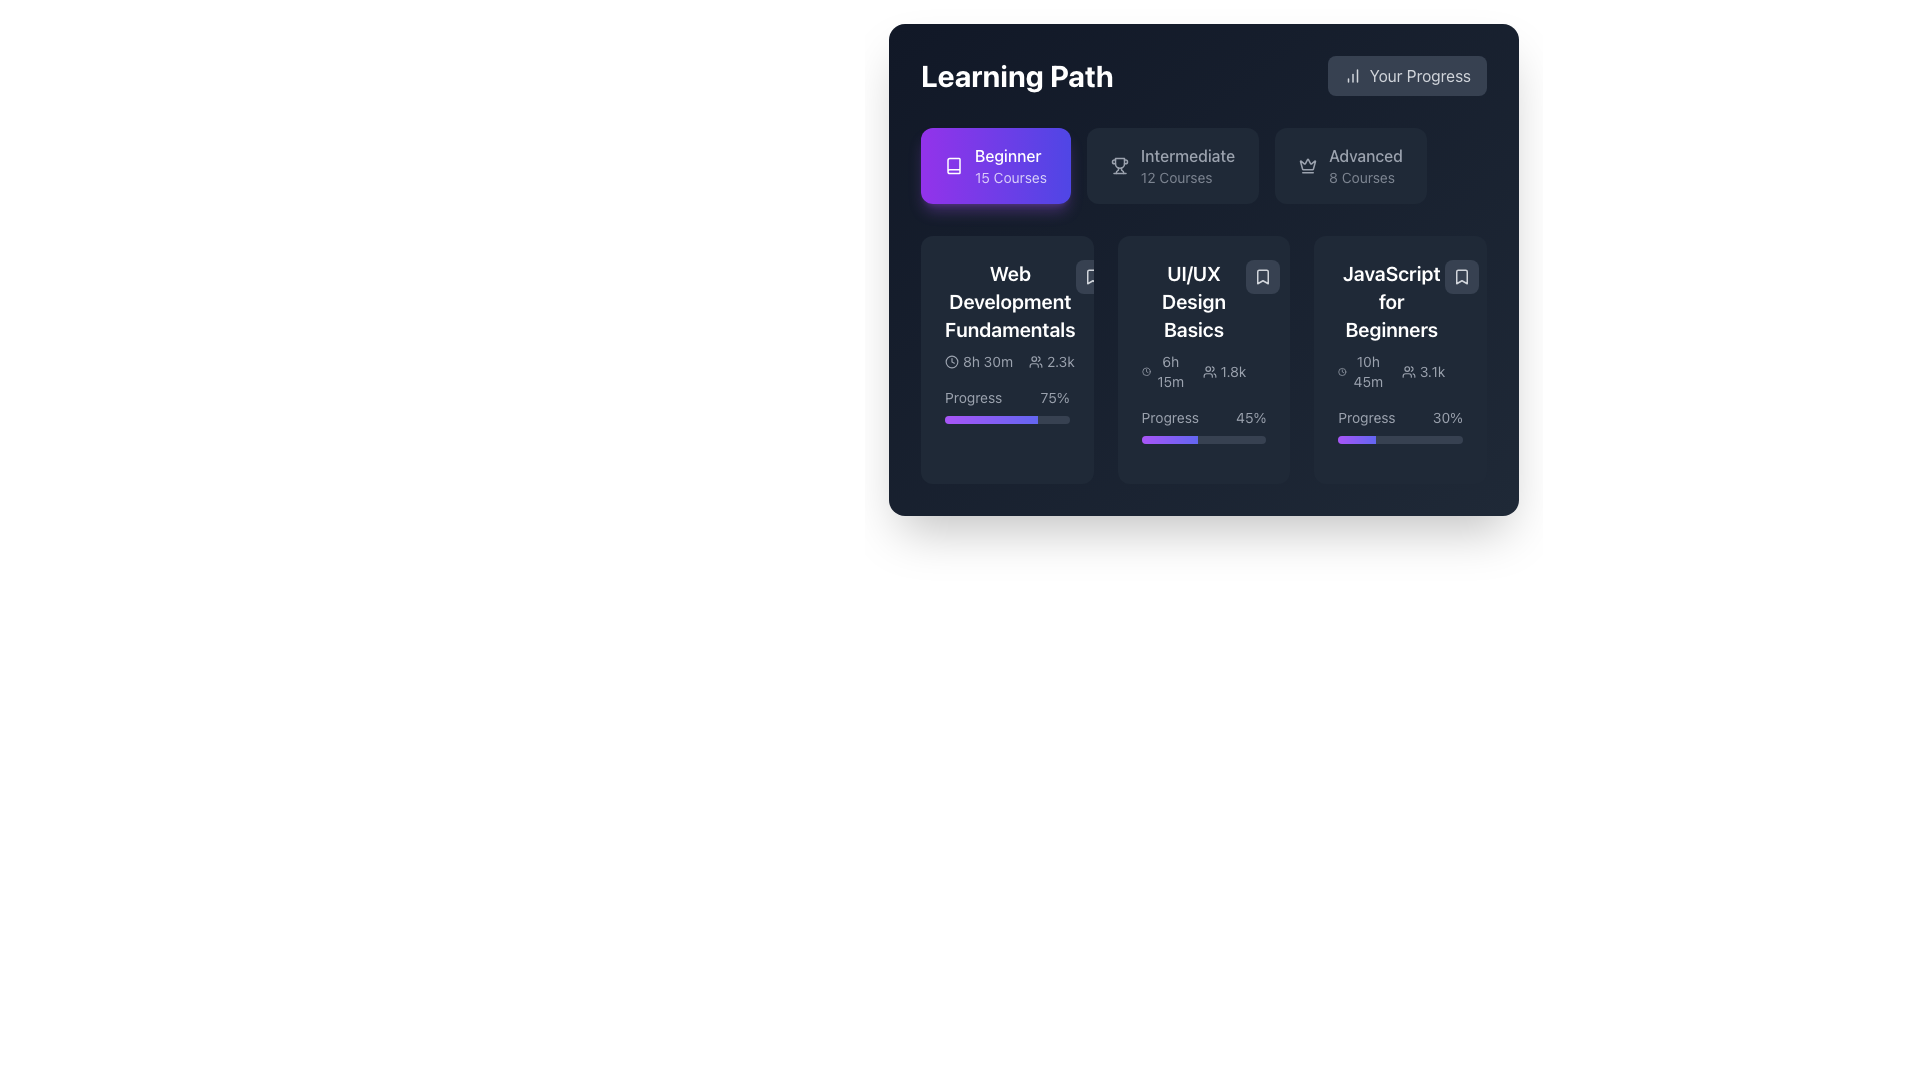 The image size is (1920, 1080). Describe the element at coordinates (1342, 371) in the screenshot. I see `the small circular clock icon with a hollow outline, located to the left of the text '10h 45m' in the 'JavaScript for Beginners' card` at that location.